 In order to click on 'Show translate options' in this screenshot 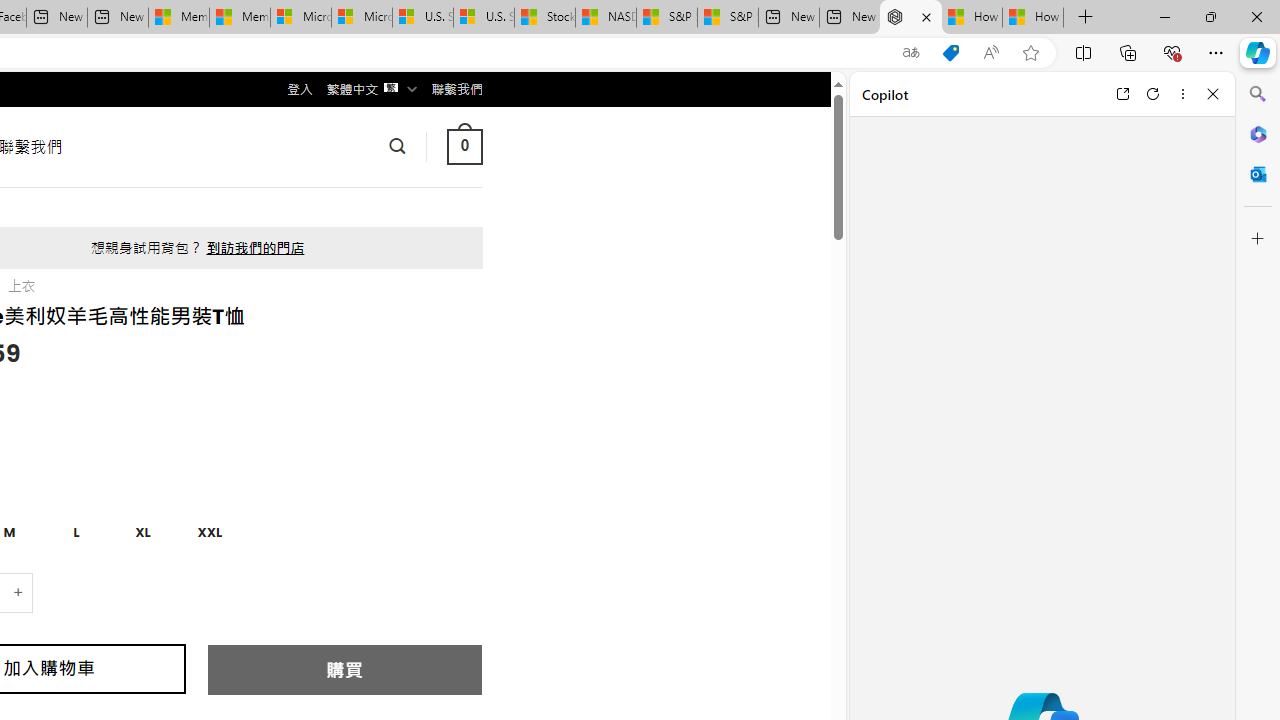, I will do `click(909, 52)`.